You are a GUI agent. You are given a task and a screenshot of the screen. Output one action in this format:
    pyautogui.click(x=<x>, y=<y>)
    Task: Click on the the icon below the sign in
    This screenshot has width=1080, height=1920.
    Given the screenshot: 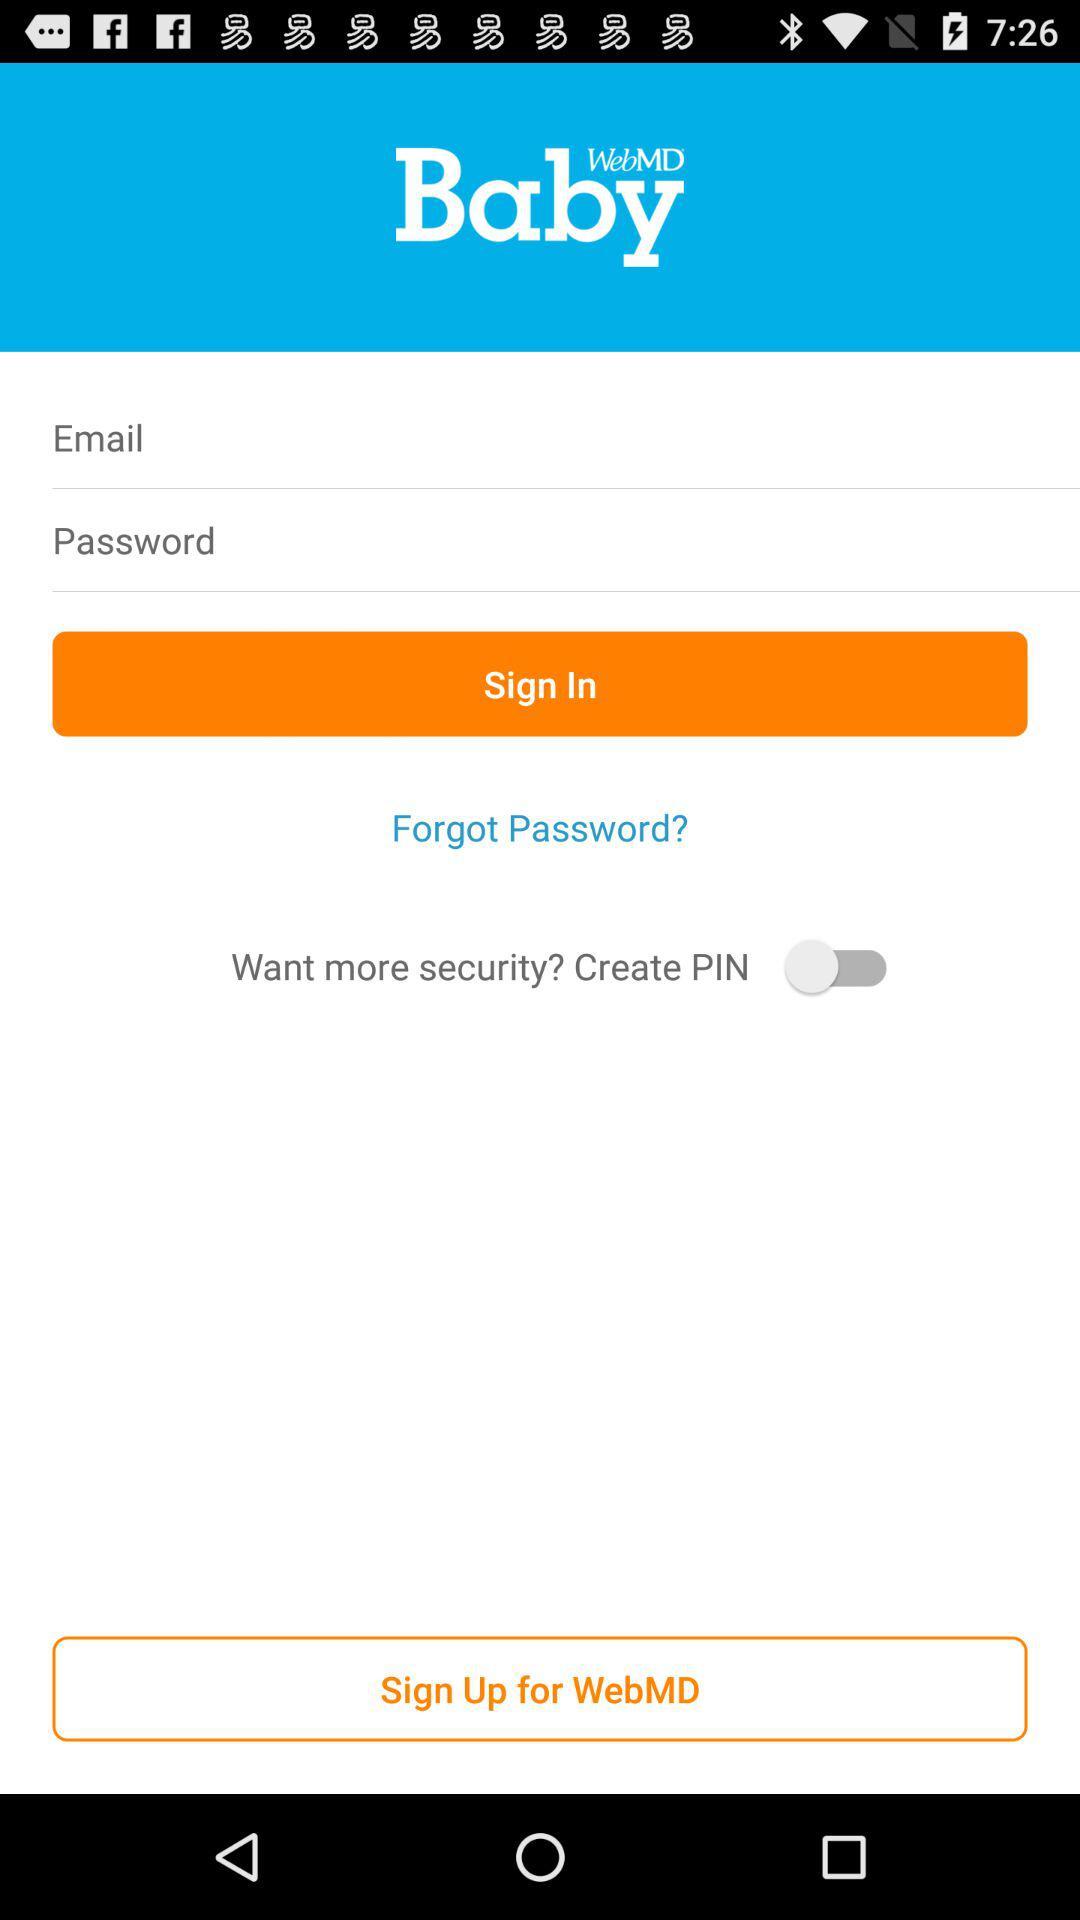 What is the action you would take?
    pyautogui.click(x=540, y=827)
    